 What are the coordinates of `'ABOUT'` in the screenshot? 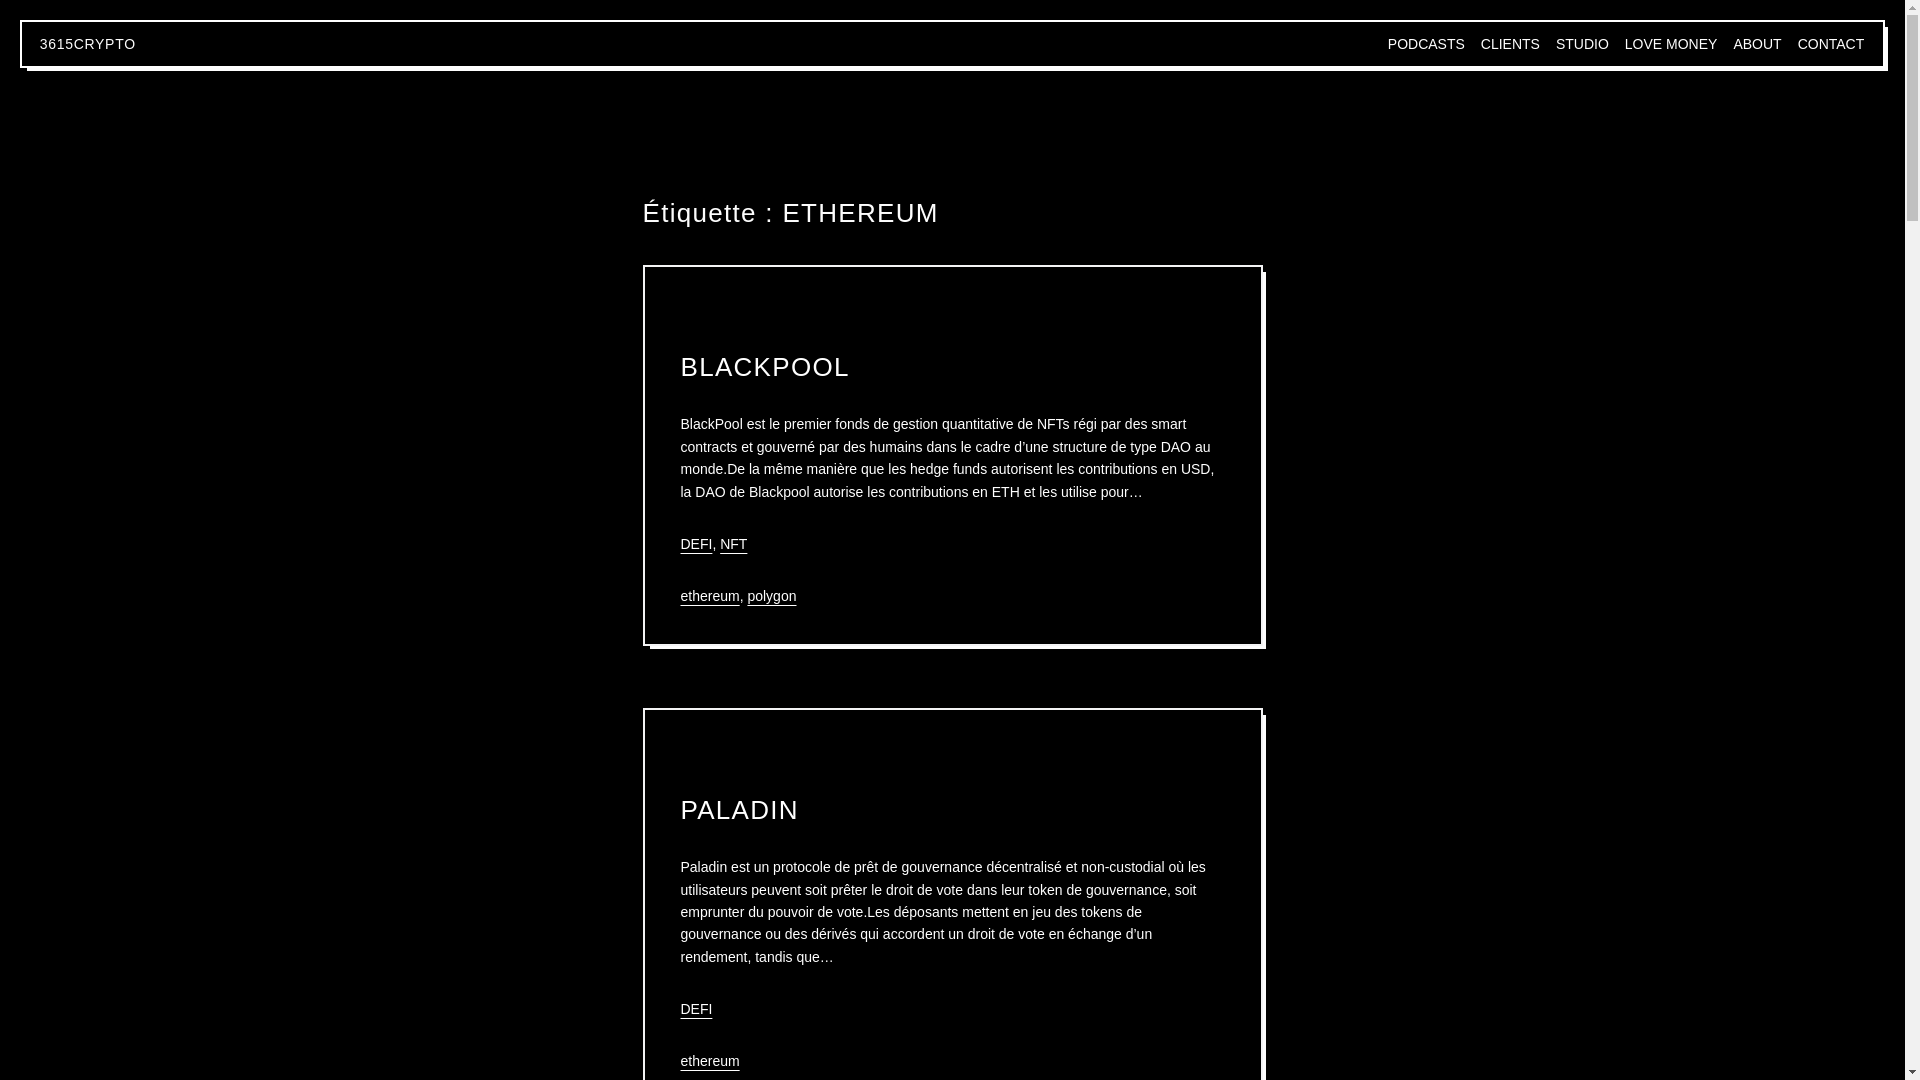 It's located at (1755, 43).